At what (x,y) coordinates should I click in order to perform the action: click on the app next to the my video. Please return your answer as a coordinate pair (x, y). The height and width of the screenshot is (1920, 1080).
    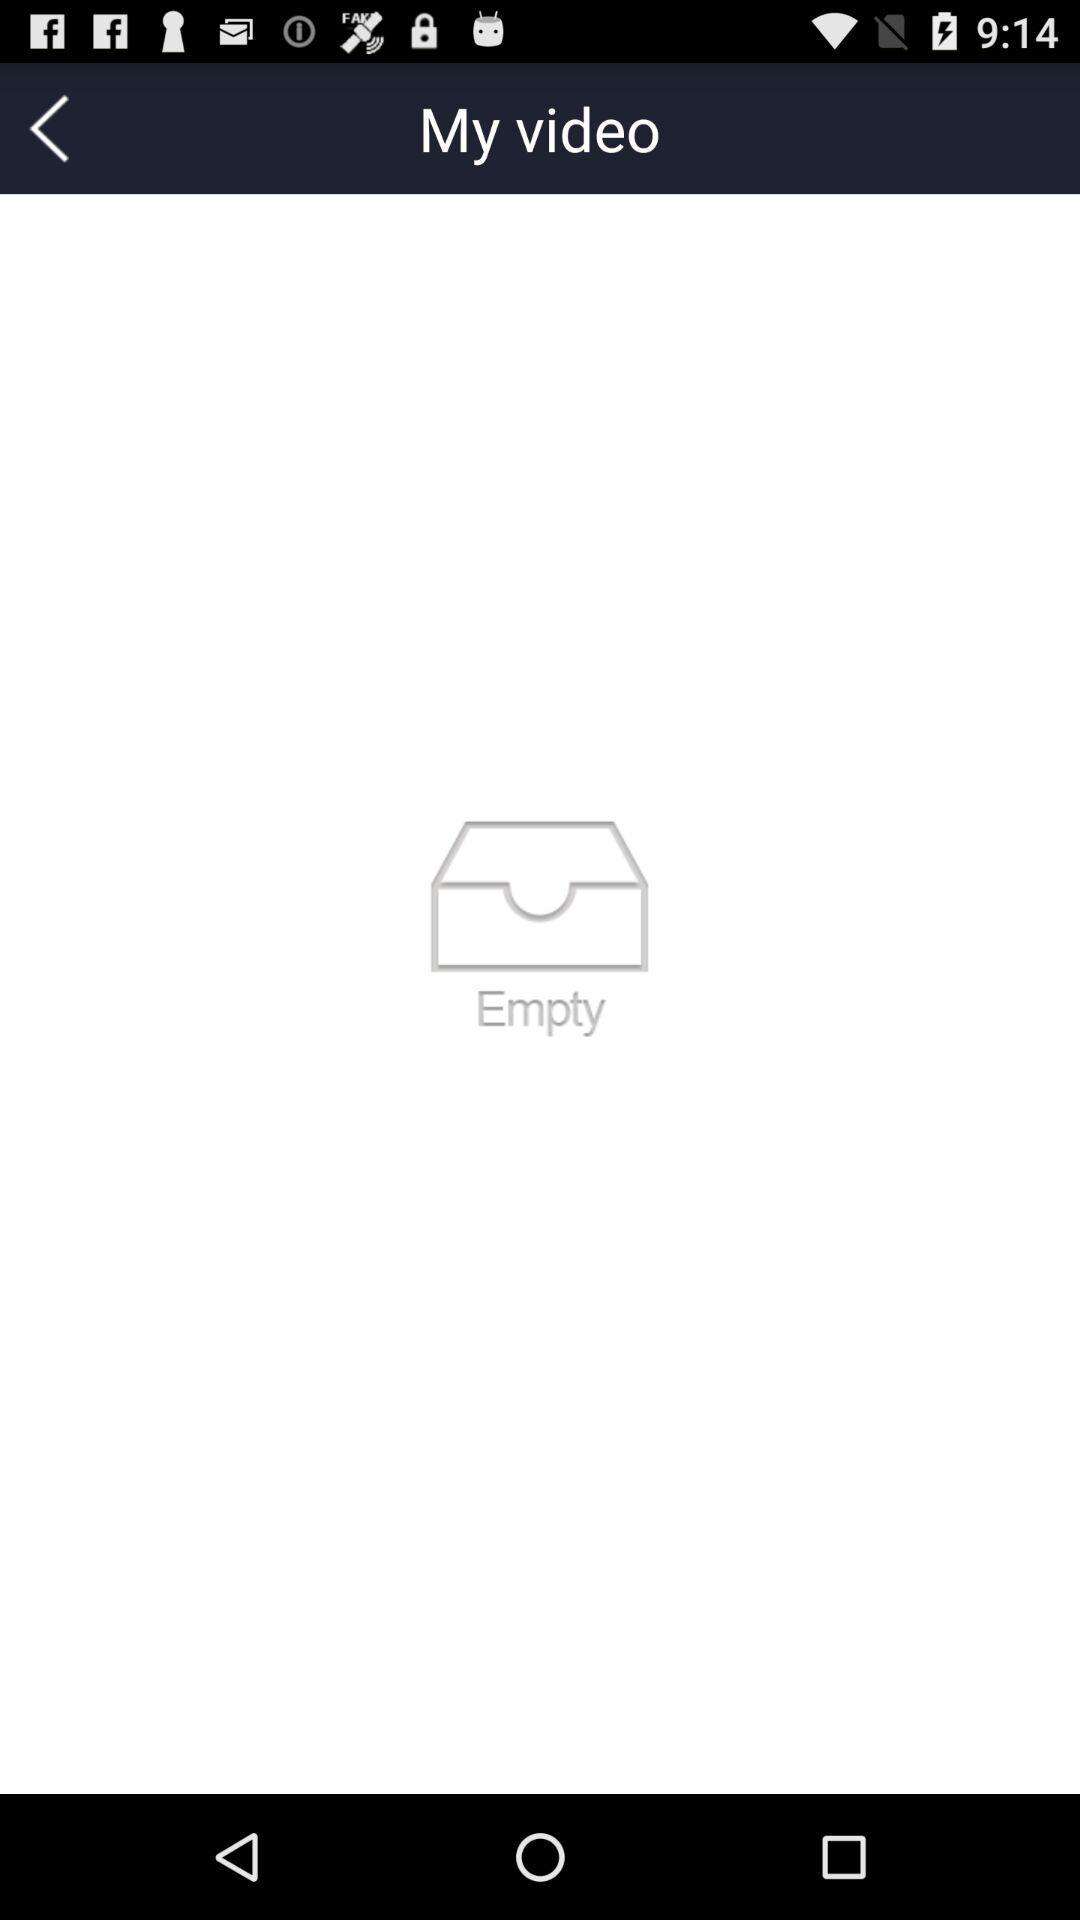
    Looking at the image, I should click on (48, 127).